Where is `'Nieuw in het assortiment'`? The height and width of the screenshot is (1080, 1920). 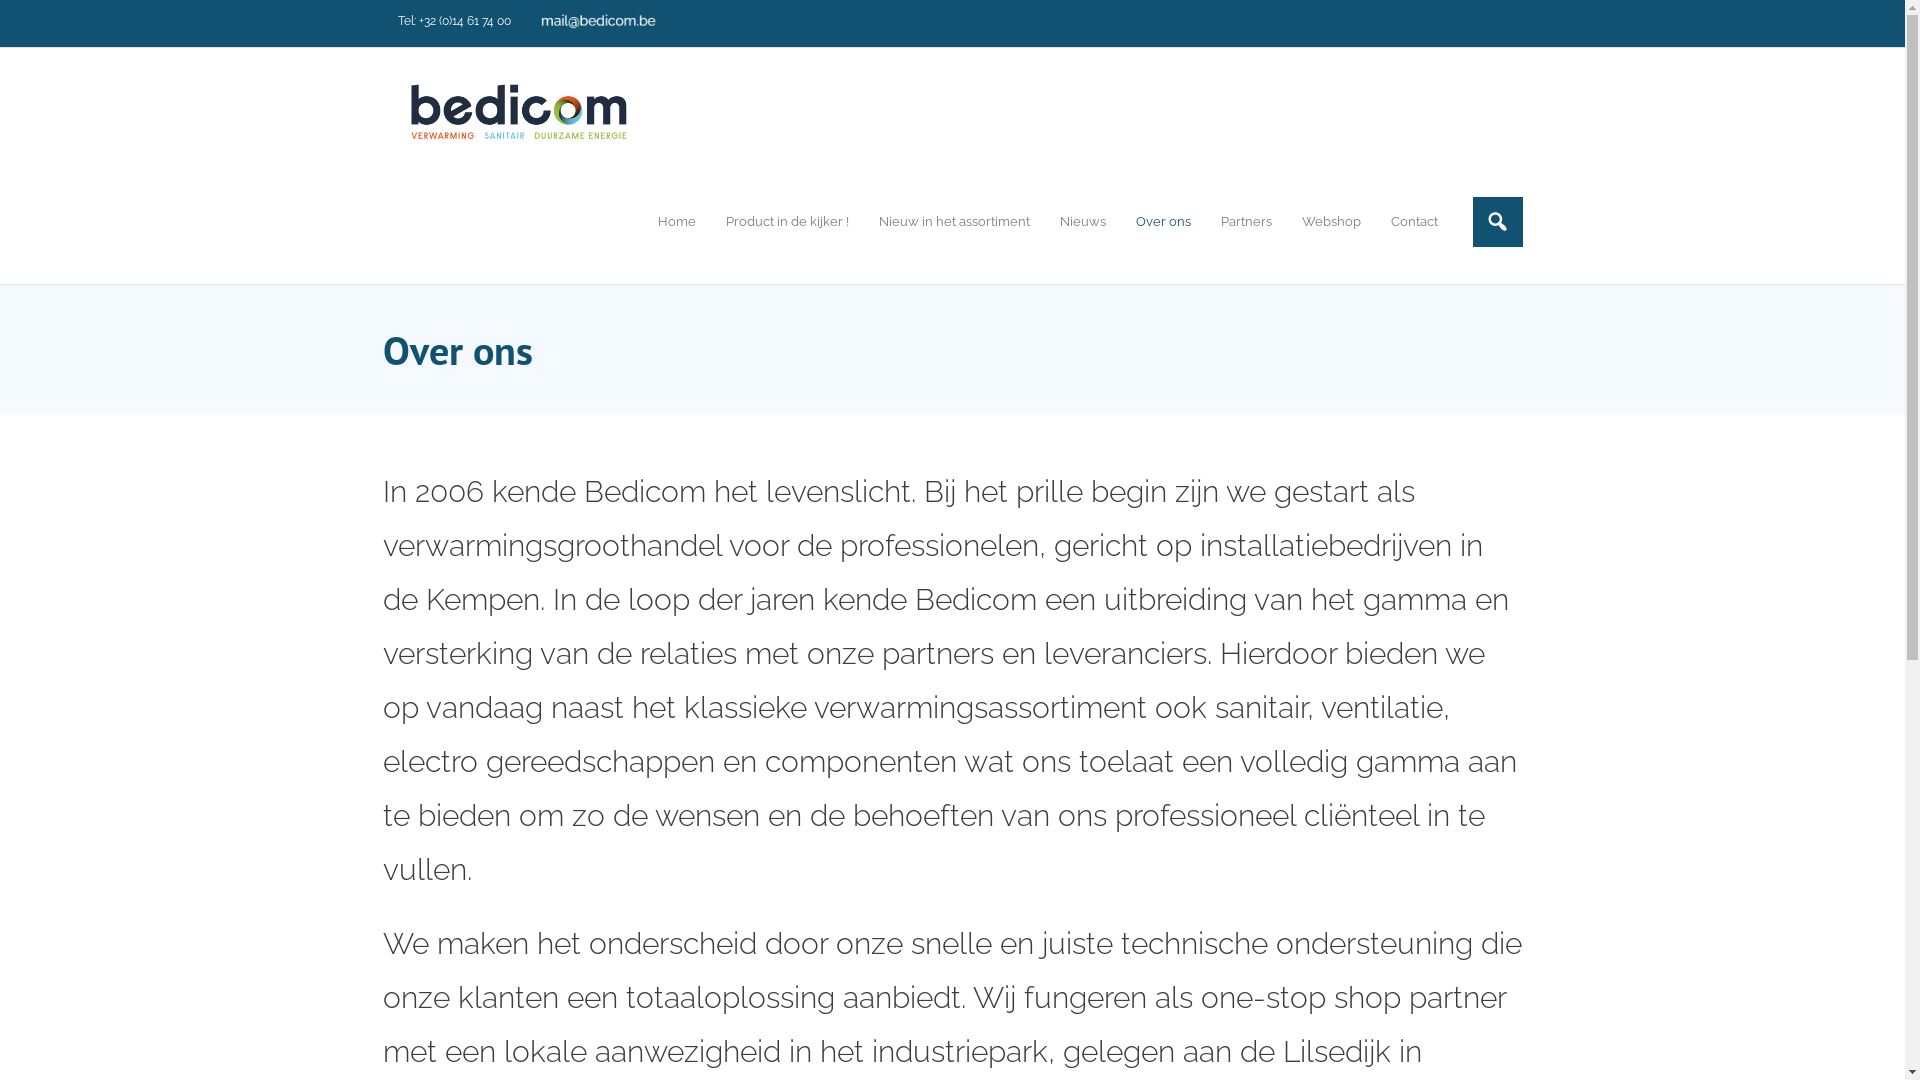 'Nieuw in het assortiment' is located at coordinates (864, 221).